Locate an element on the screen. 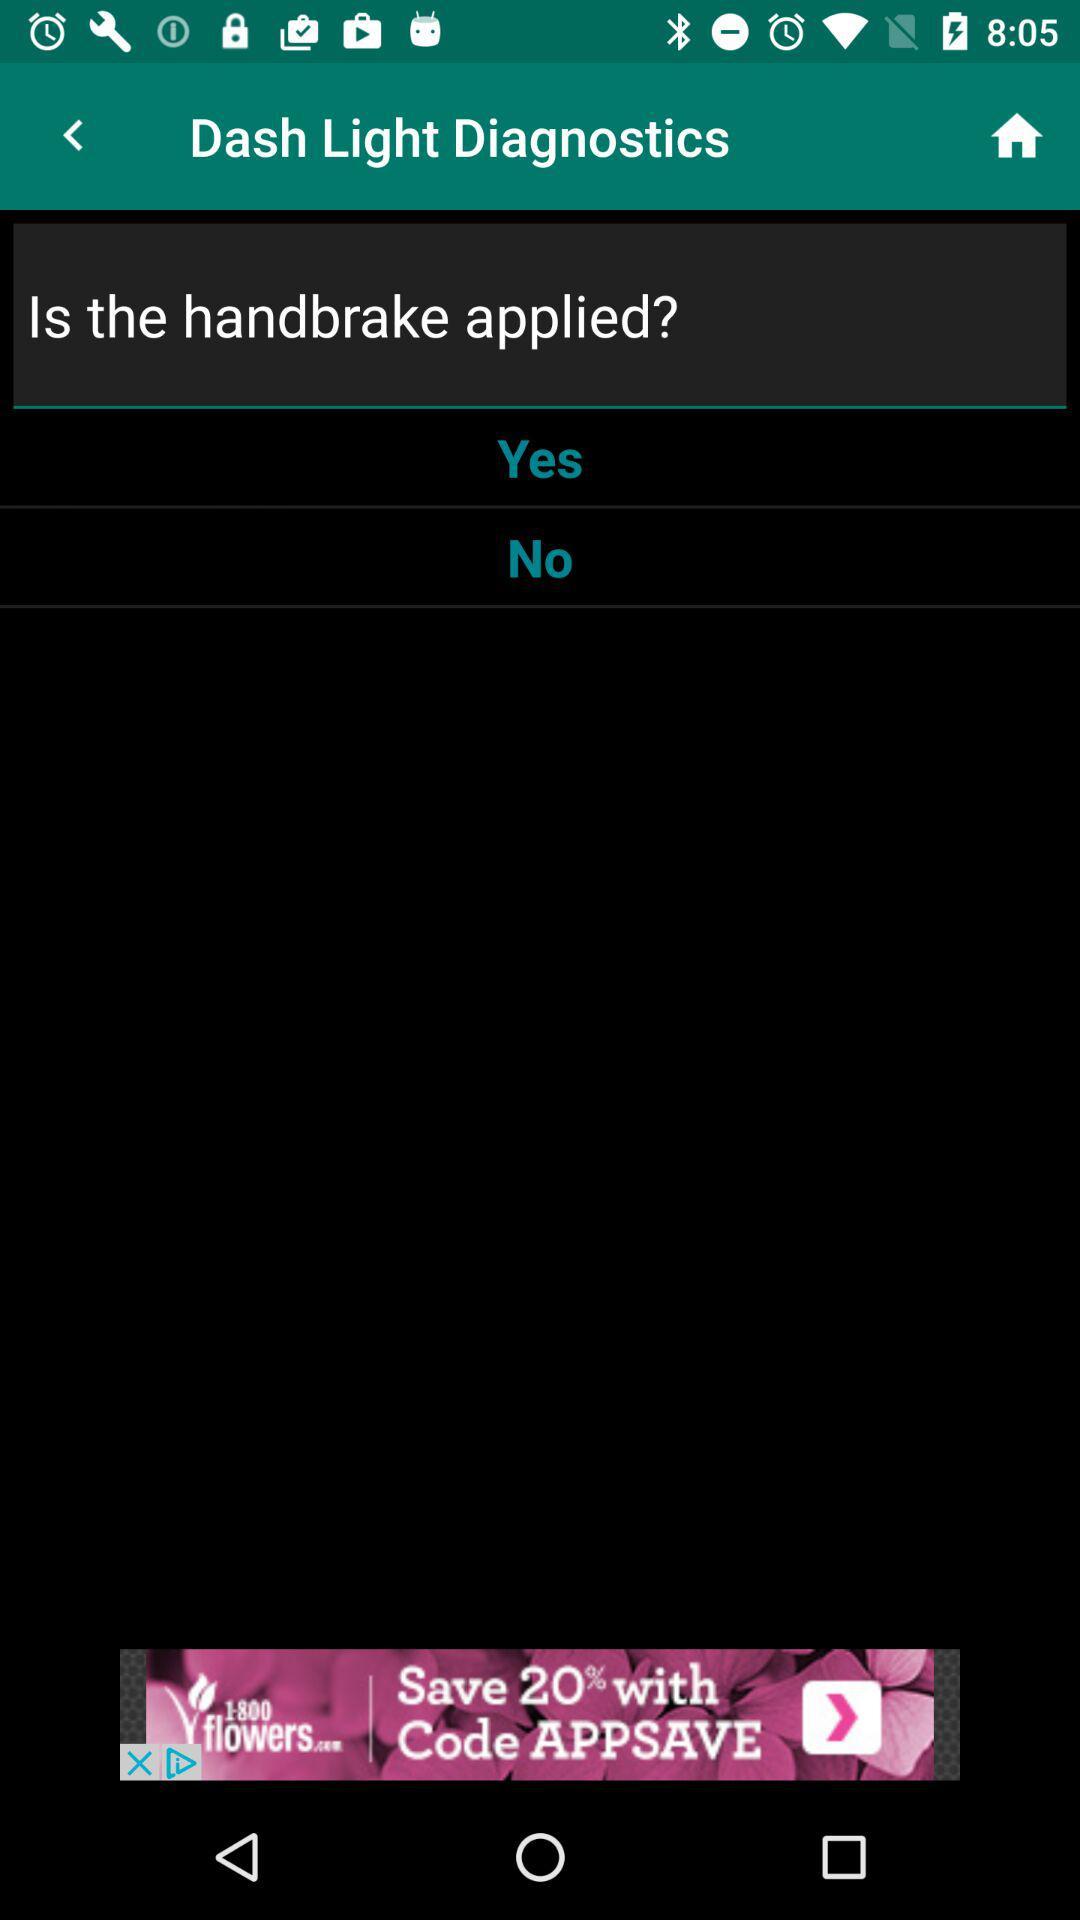 The width and height of the screenshot is (1080, 1920). advertisement is located at coordinates (540, 1713).